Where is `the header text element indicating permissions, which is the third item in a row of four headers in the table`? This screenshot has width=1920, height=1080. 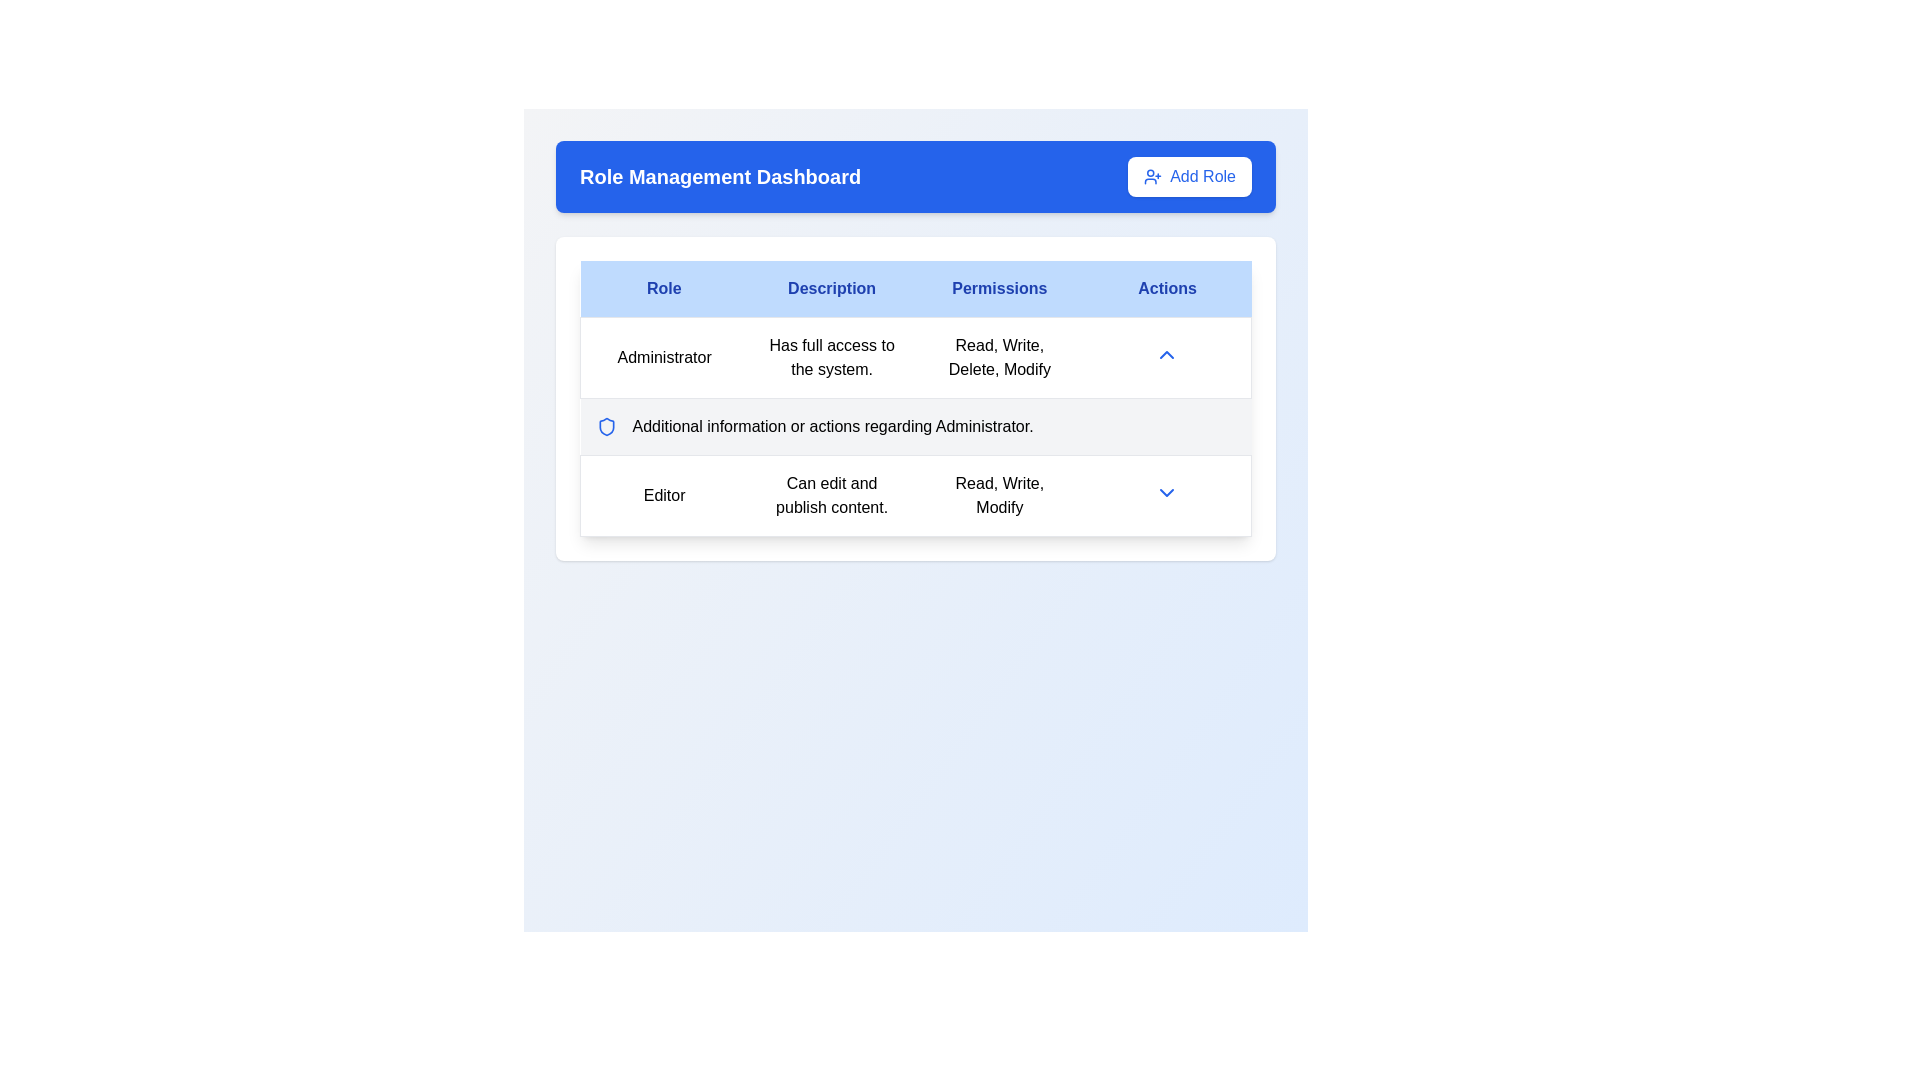
the header text element indicating permissions, which is the third item in a row of four headers in the table is located at coordinates (999, 289).